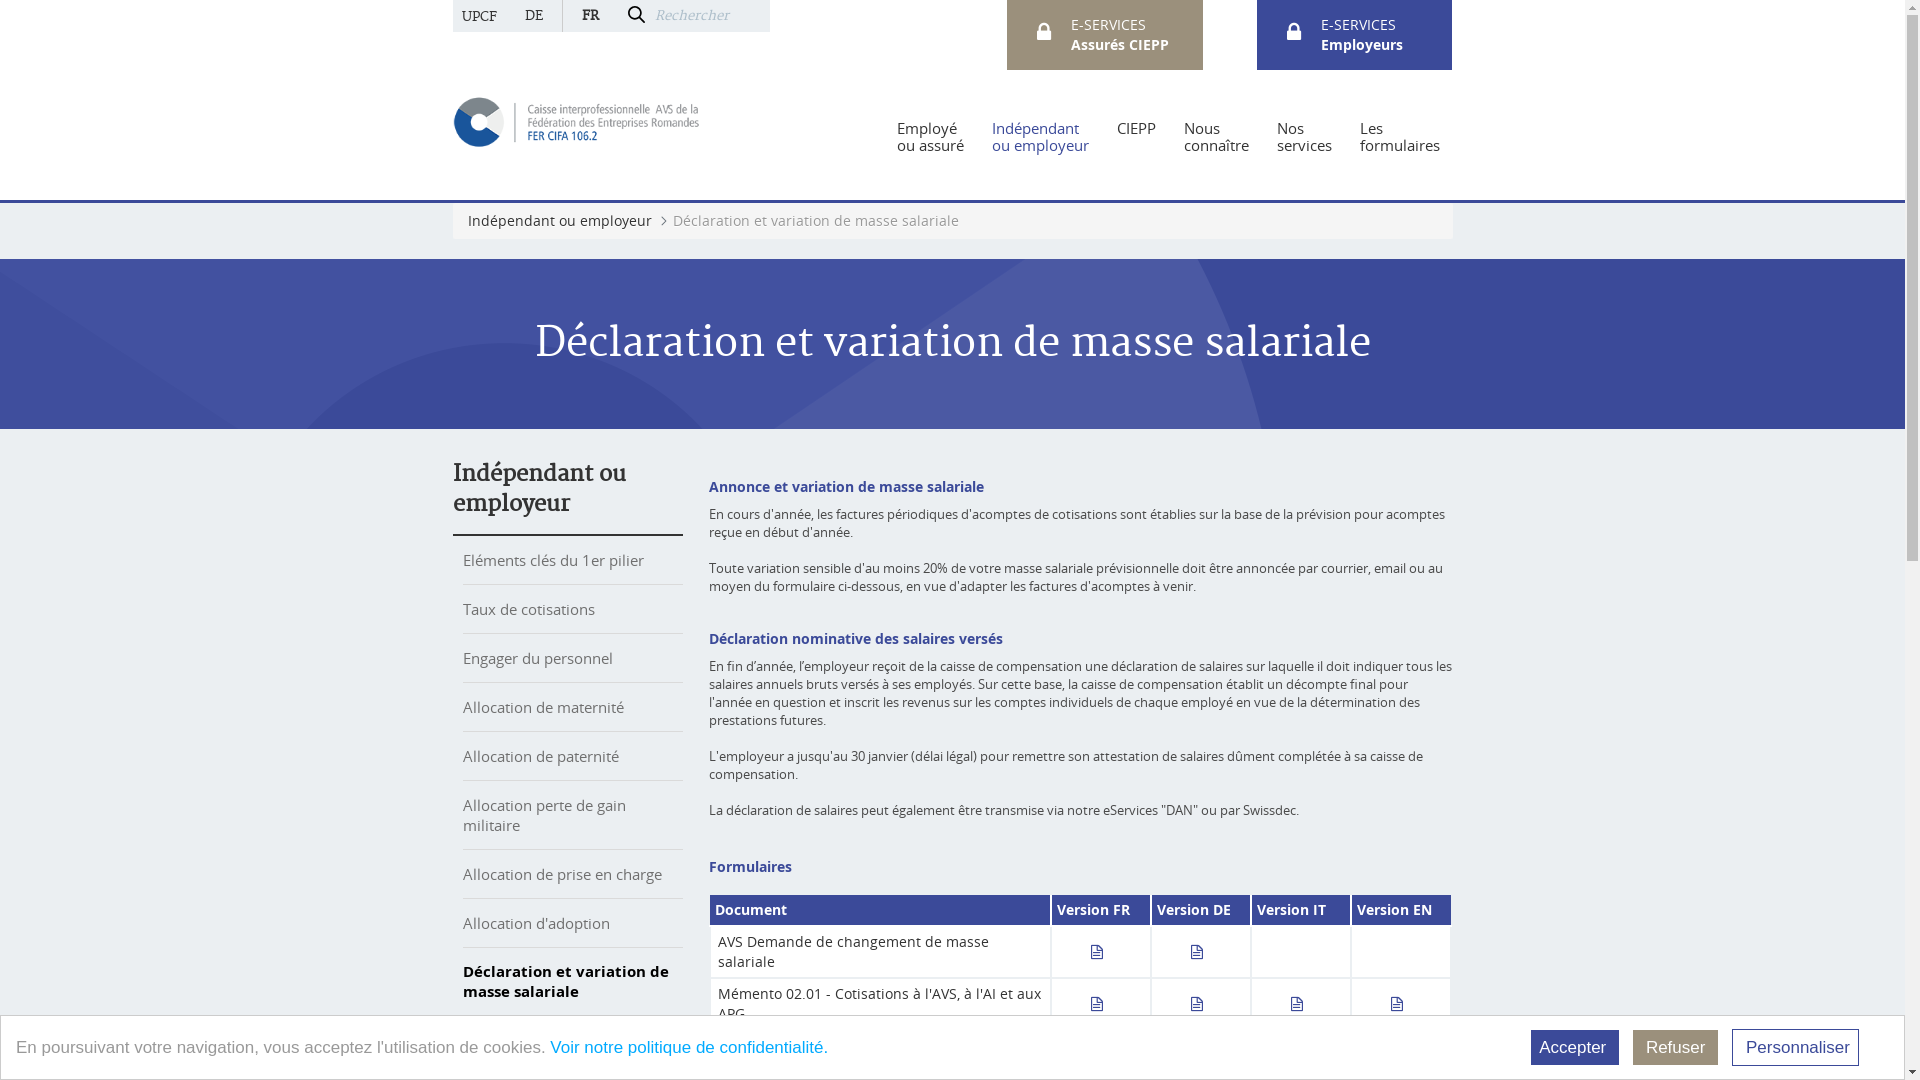 This screenshot has height=1080, width=1920. I want to click on 'Refuser', so click(1675, 1046).